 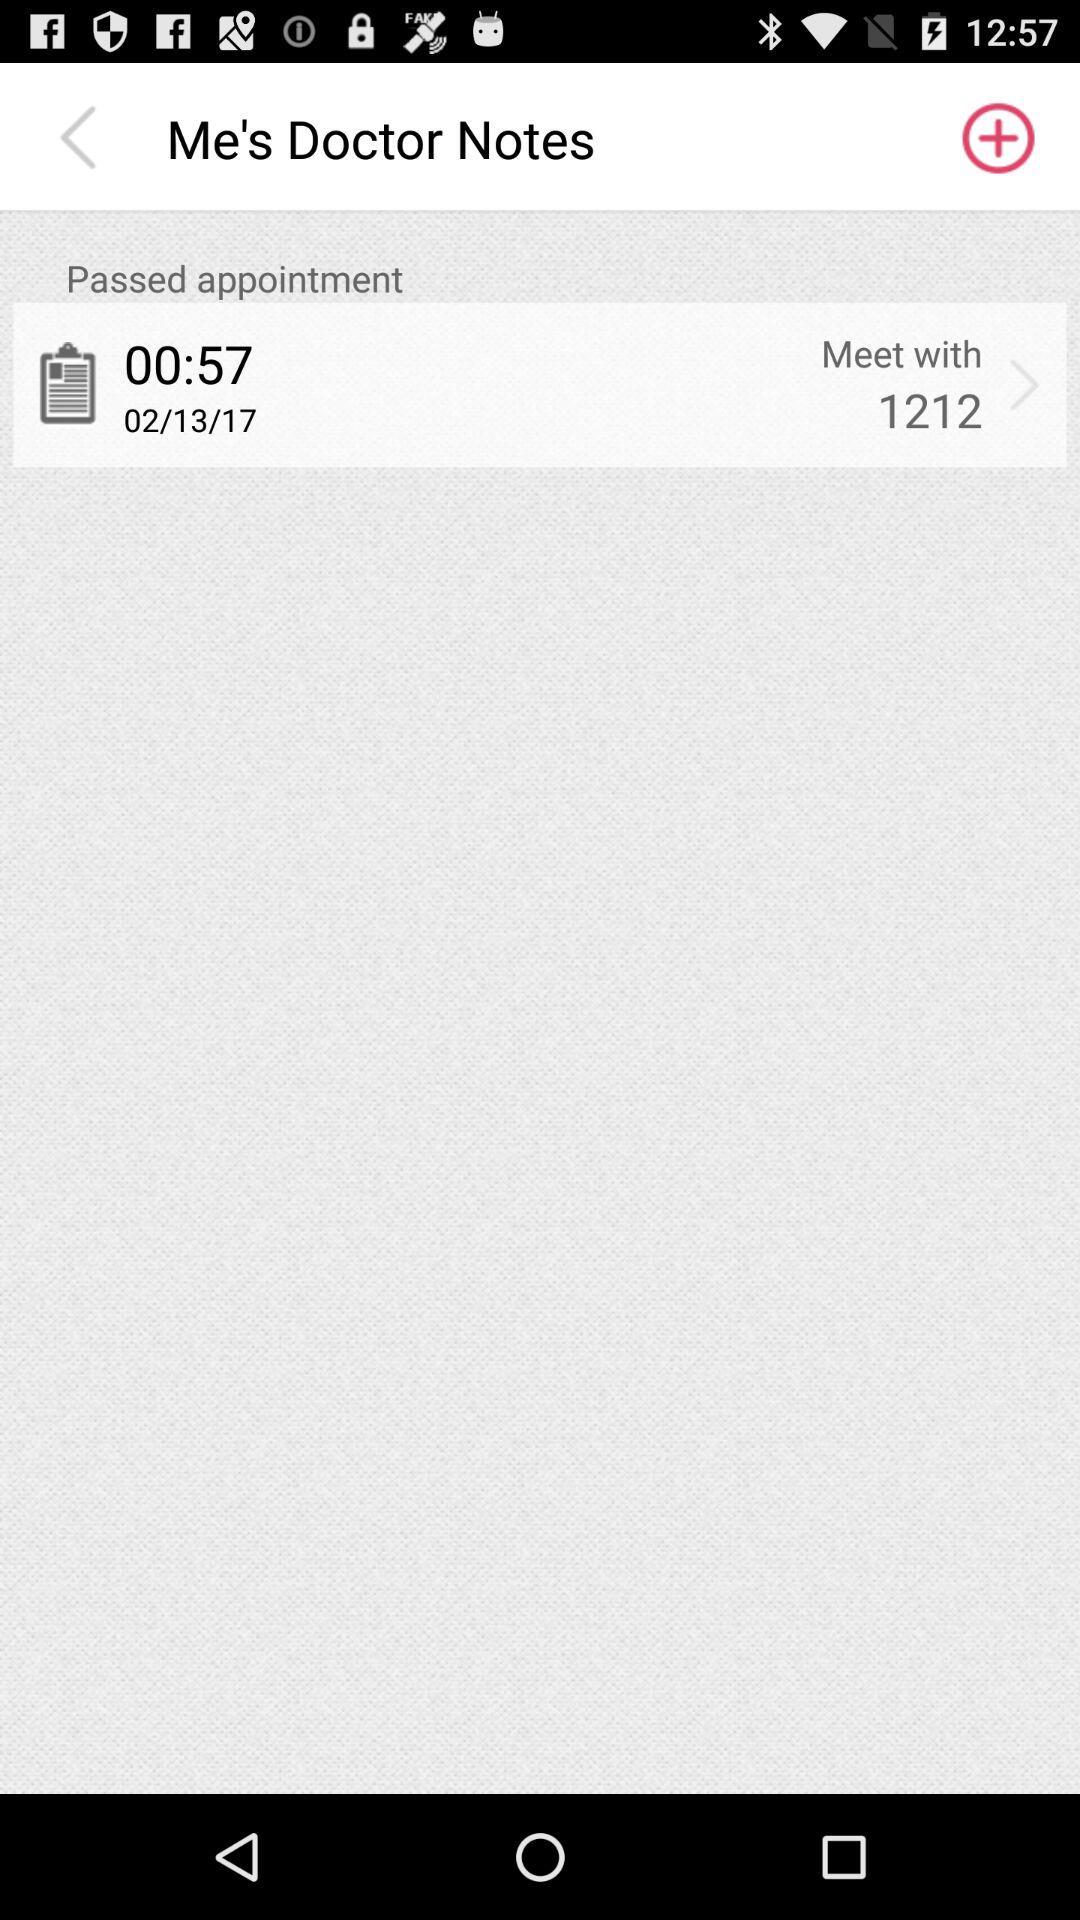 What do you see at coordinates (1024, 384) in the screenshot?
I see `the app below passed appointment icon` at bounding box center [1024, 384].